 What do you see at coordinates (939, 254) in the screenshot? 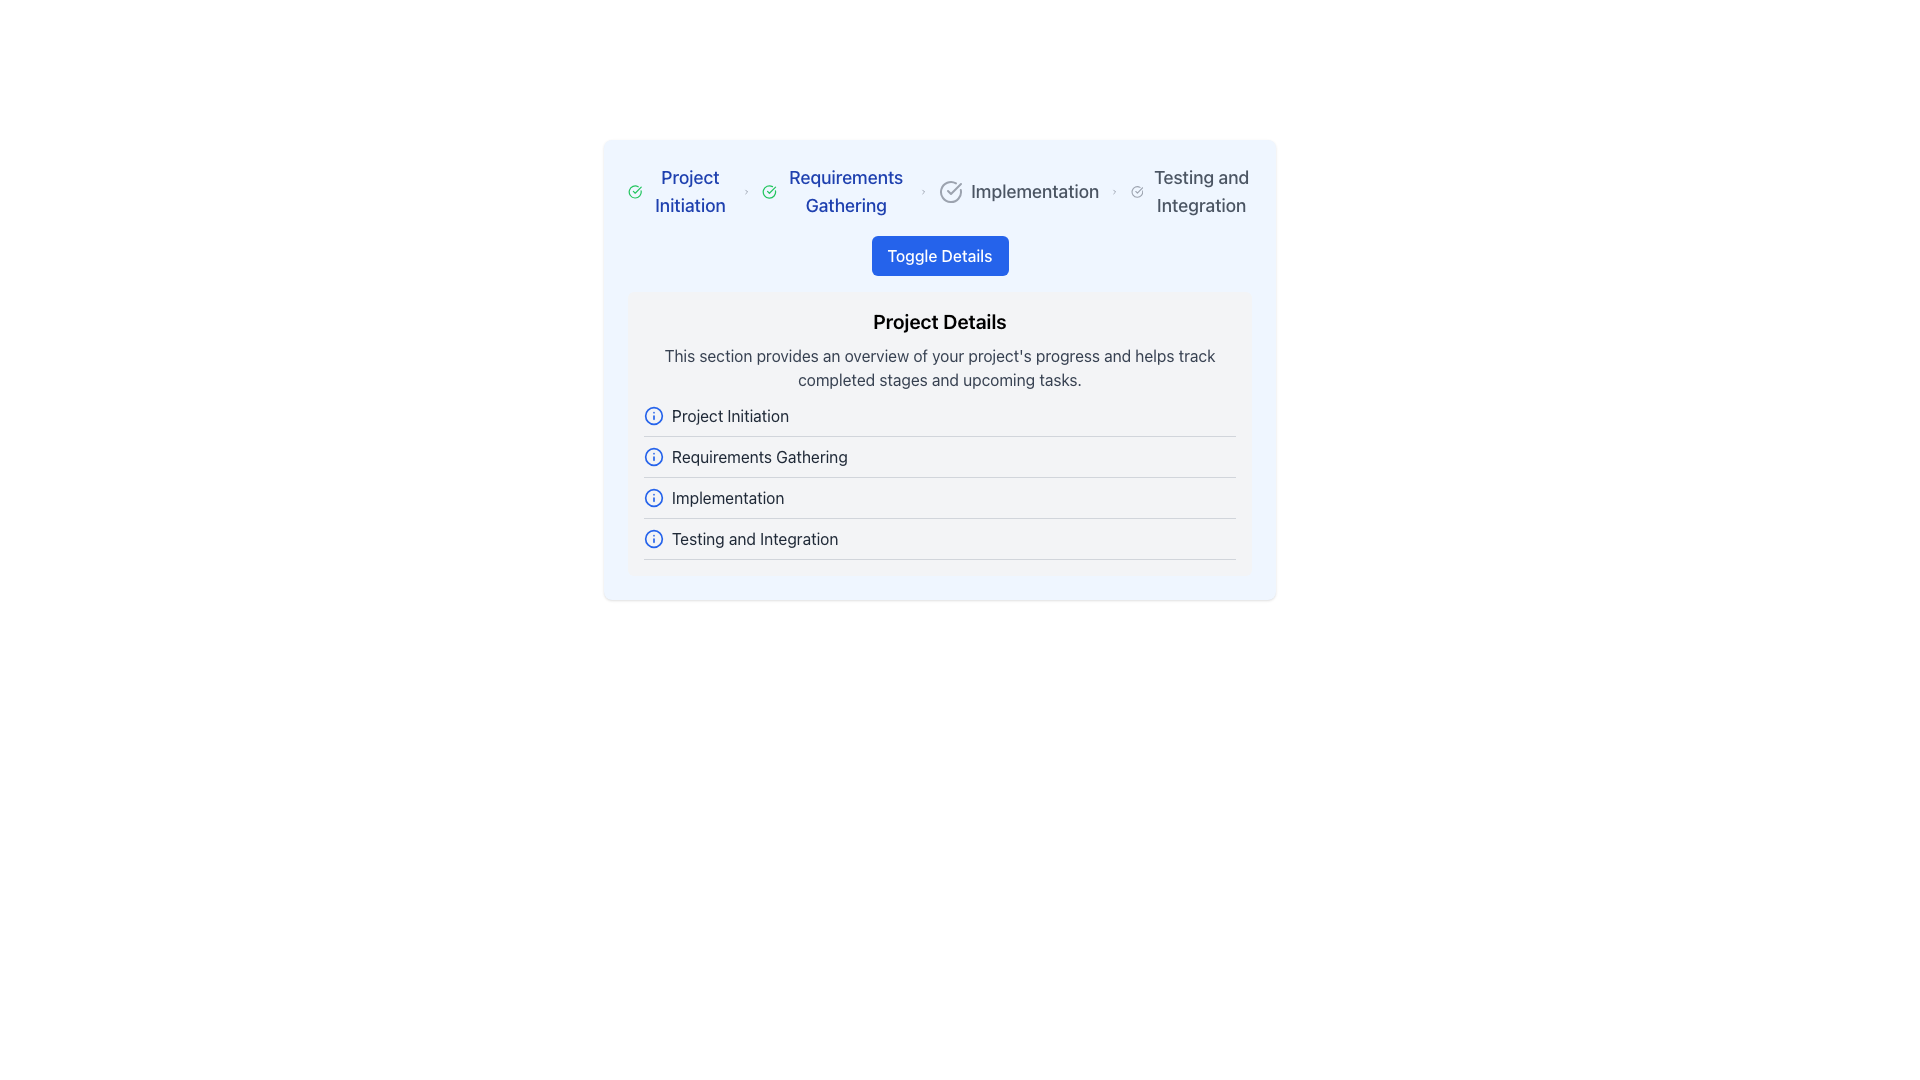
I see `the toggle button for showing or hiding additional details related to the project summary, located above the 'Project Details' section` at bounding box center [939, 254].